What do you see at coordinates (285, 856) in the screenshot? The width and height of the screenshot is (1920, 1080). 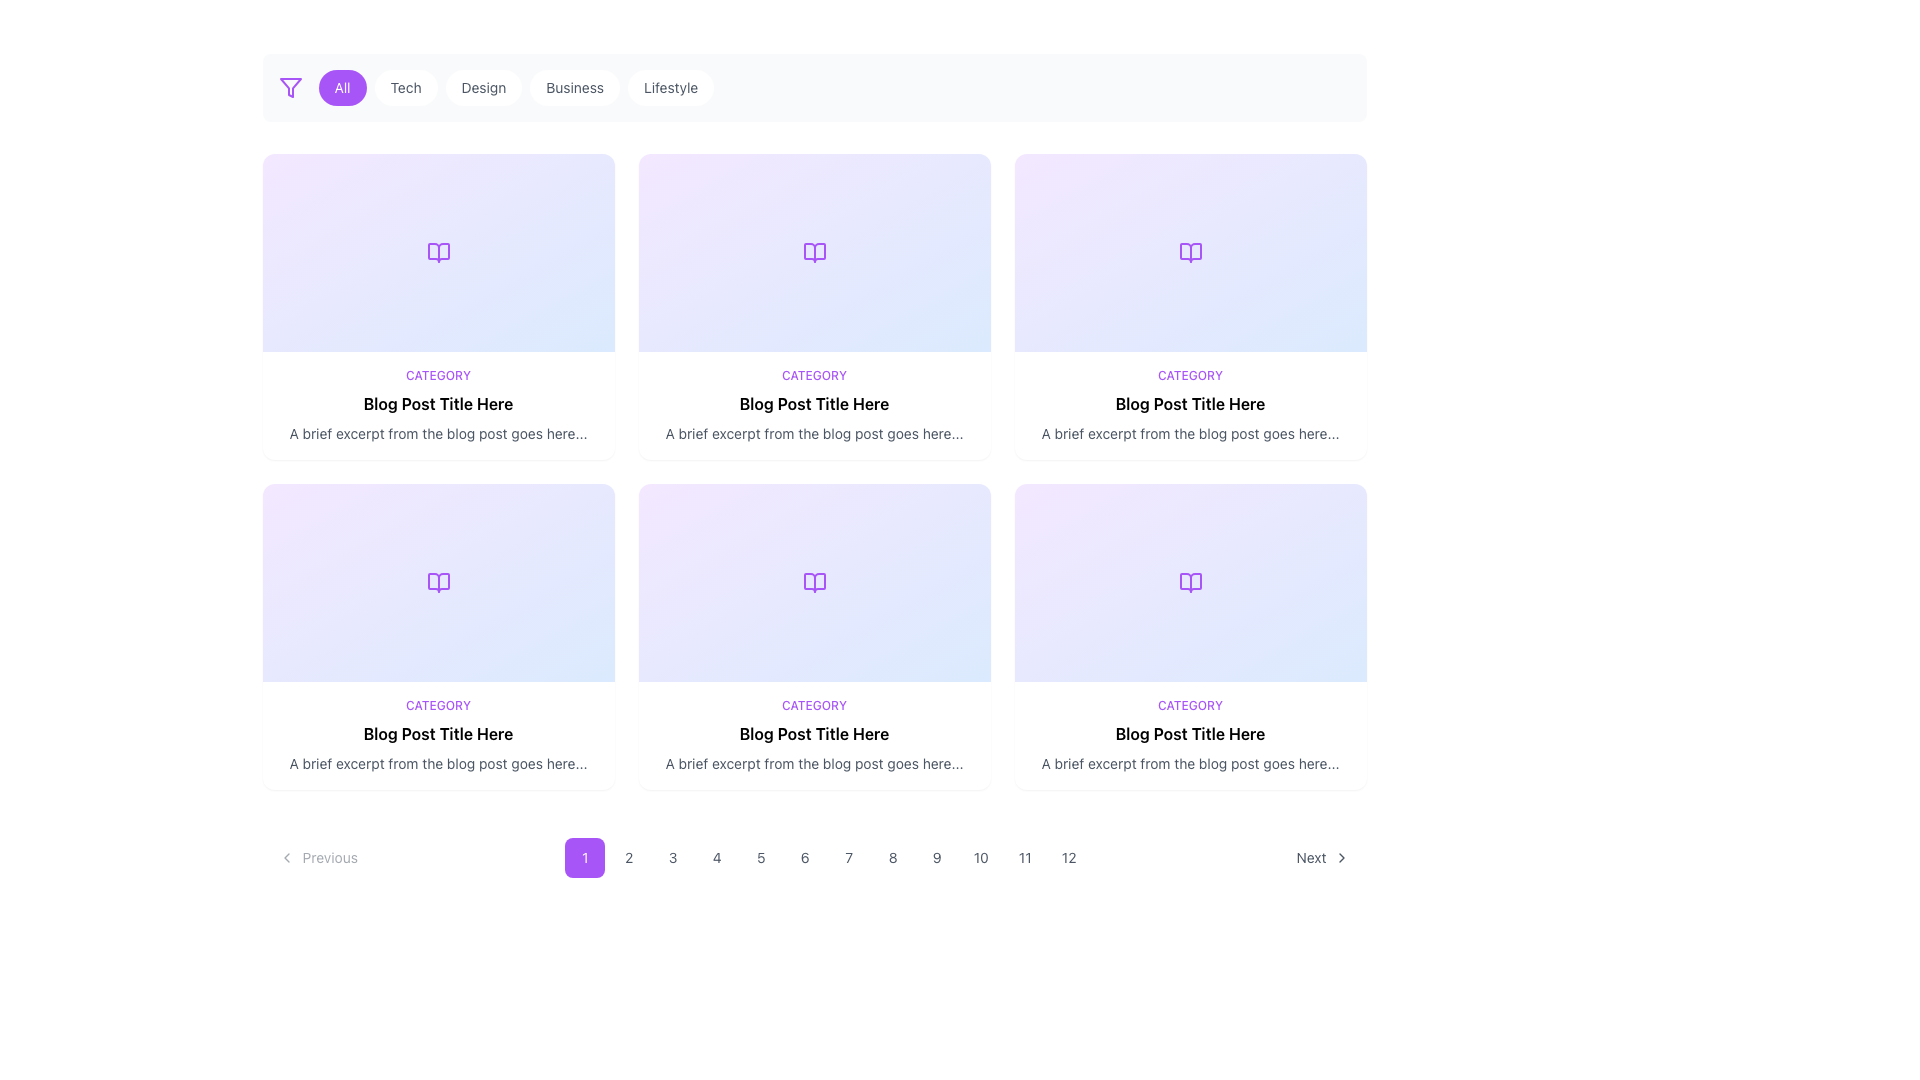 I see `the left-facing chevron icon, which is part of the 'Previous' button located in the pagination section at the bottom-left corner of the page` at bounding box center [285, 856].